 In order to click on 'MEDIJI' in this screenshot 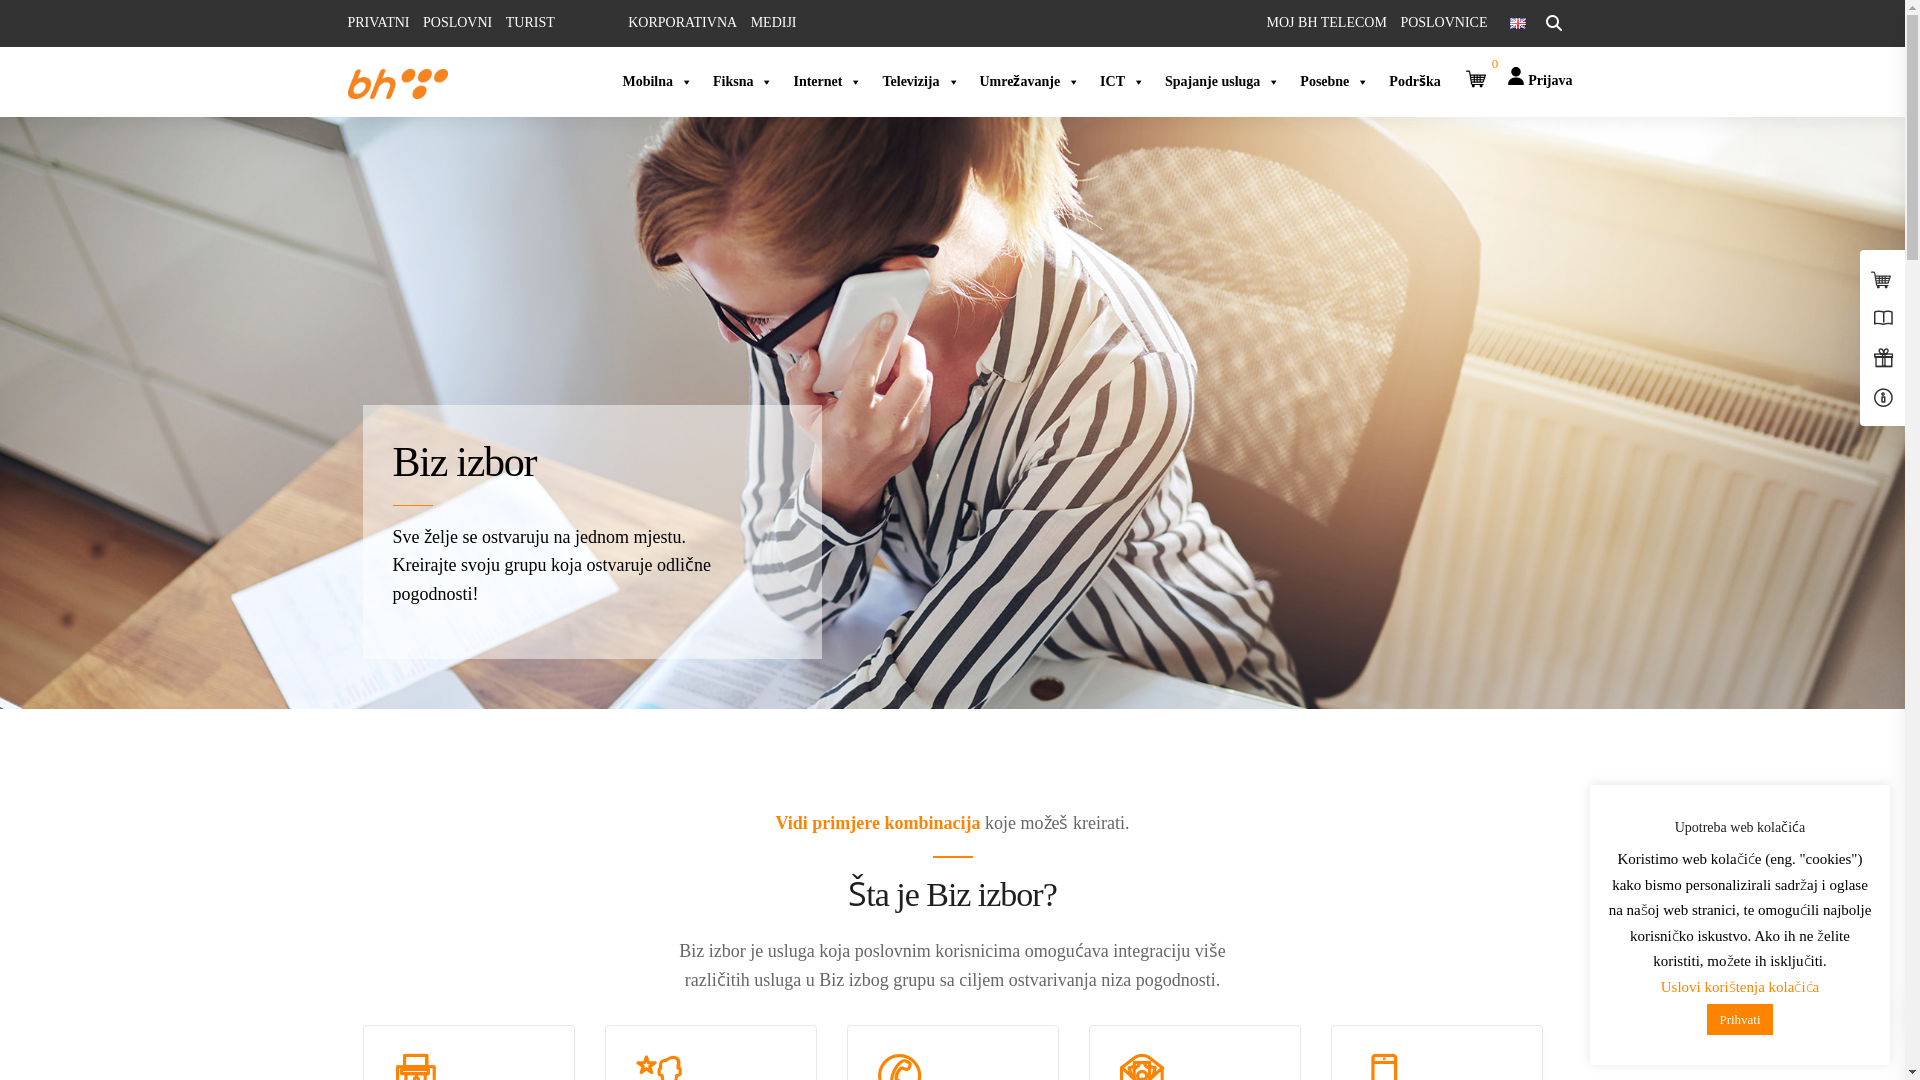, I will do `click(772, 22)`.